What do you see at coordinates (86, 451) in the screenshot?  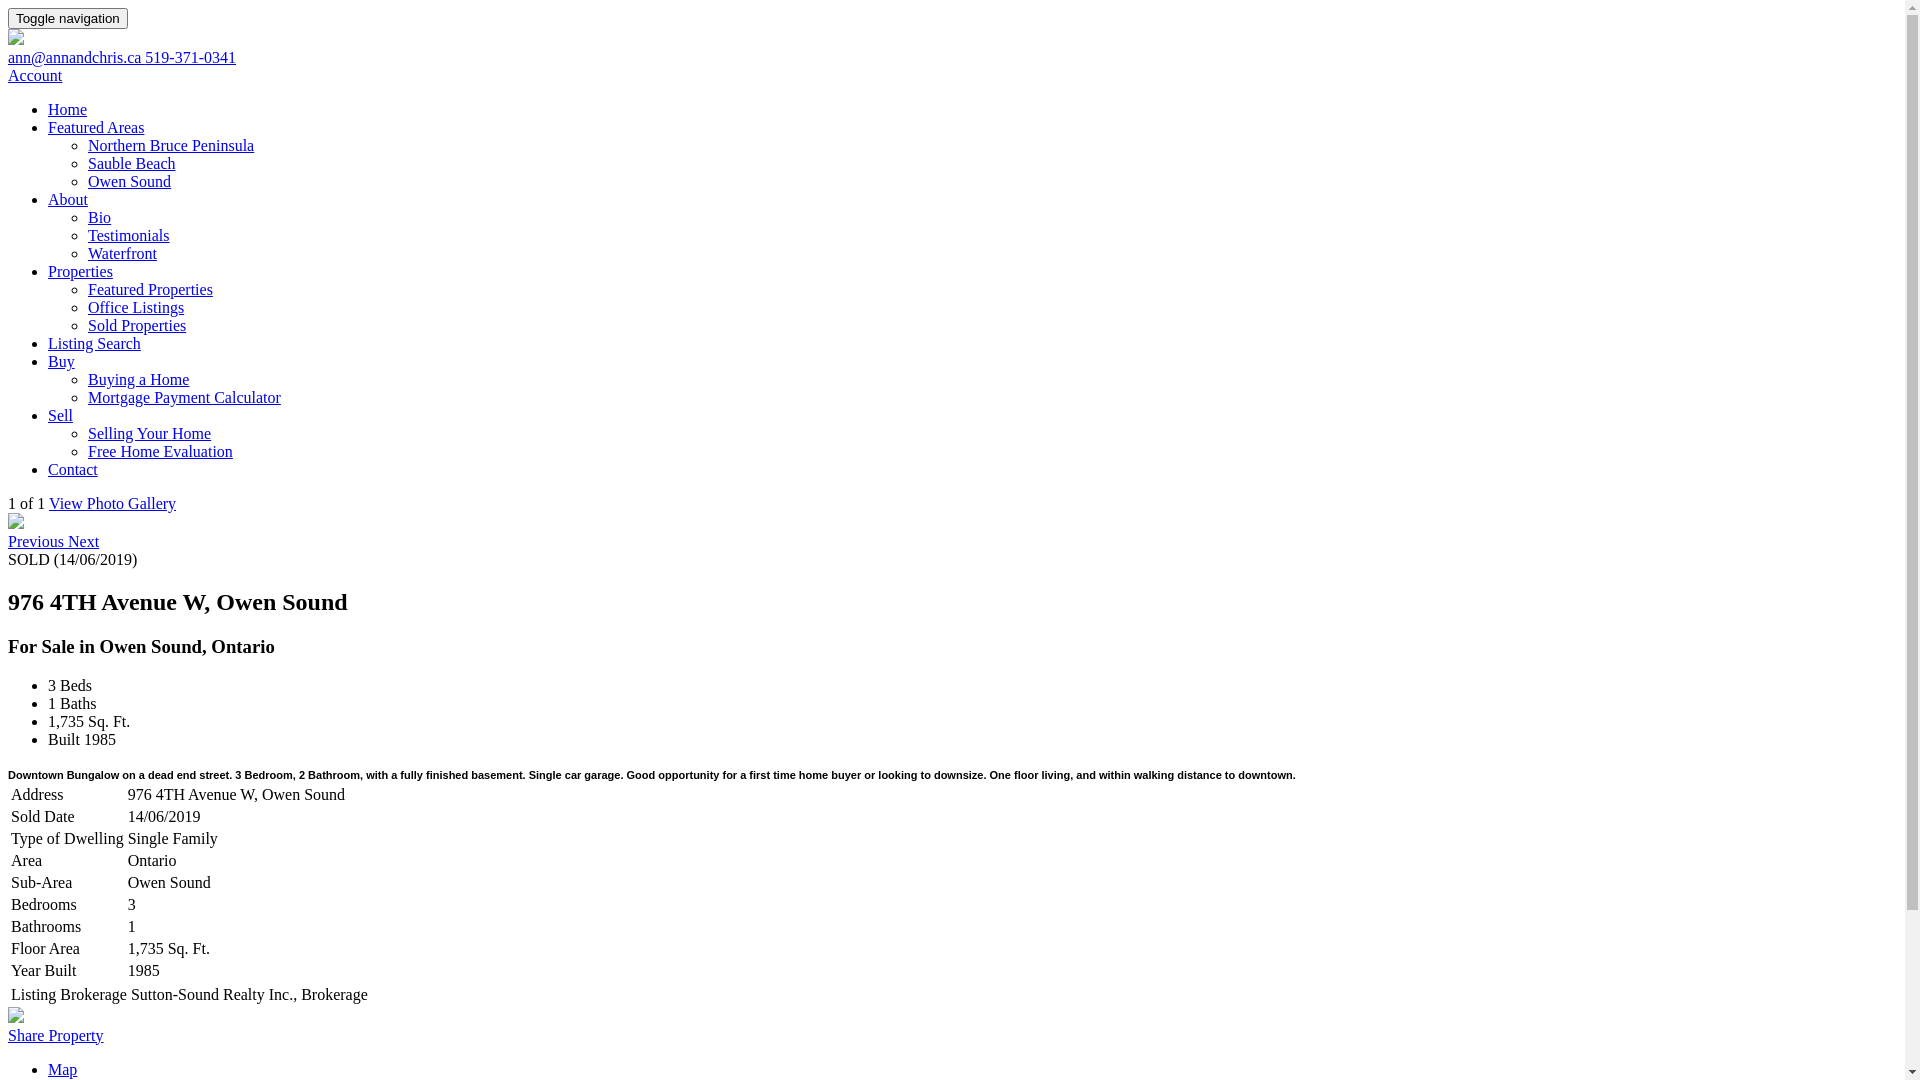 I see `'Free Home Evaluation'` at bounding box center [86, 451].